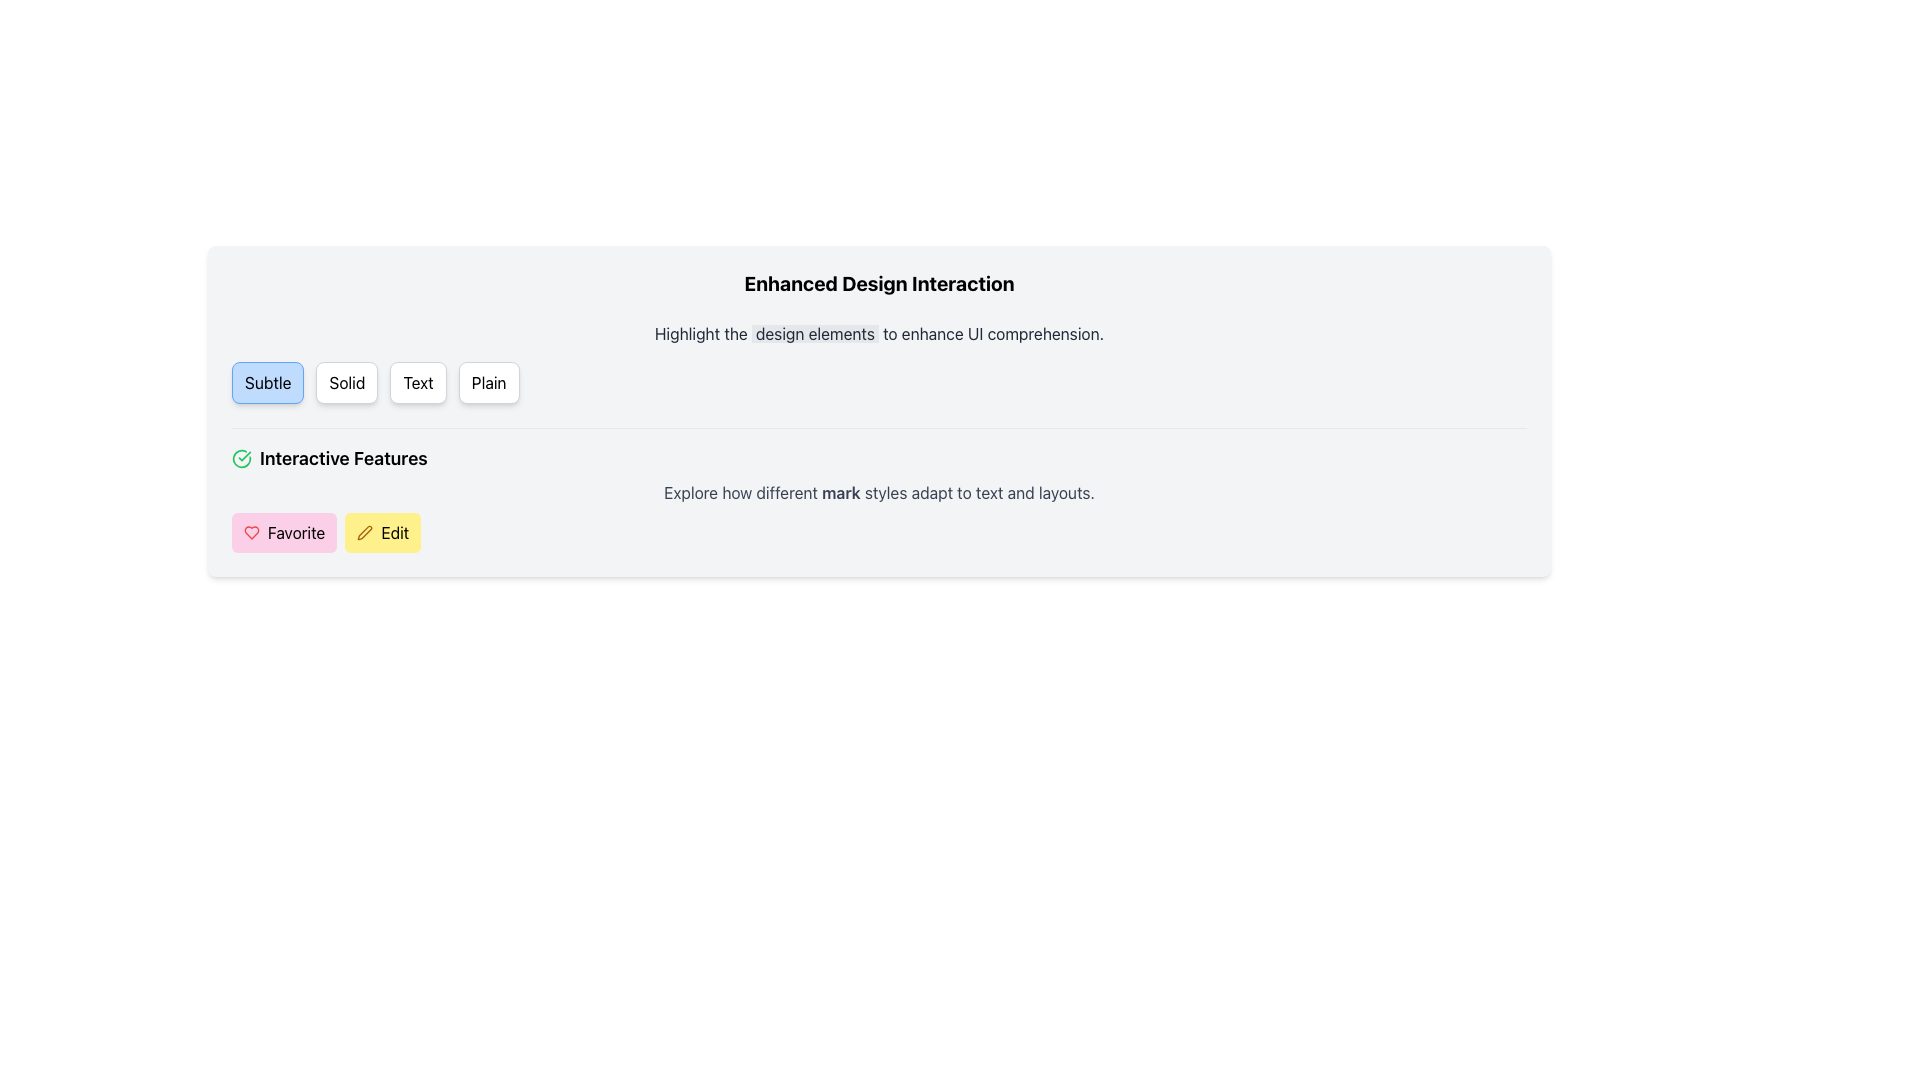  Describe the element at coordinates (365, 531) in the screenshot. I see `the pen icon styled with a yellow color inside the yellow 'Edit' button, which is positioned to the right of the 'Favorite' button` at that location.